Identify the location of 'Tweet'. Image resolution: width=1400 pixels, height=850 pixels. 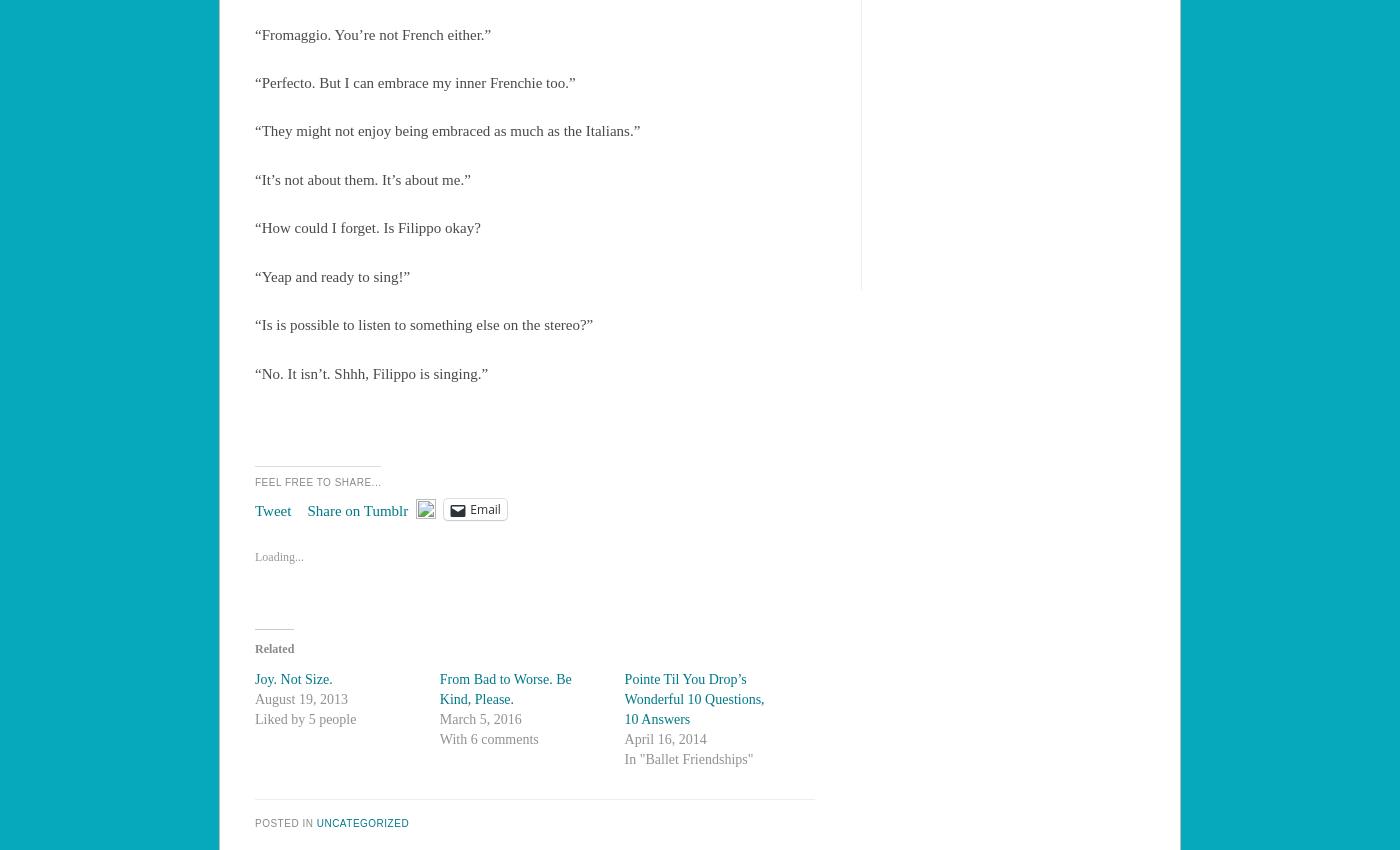
(273, 510).